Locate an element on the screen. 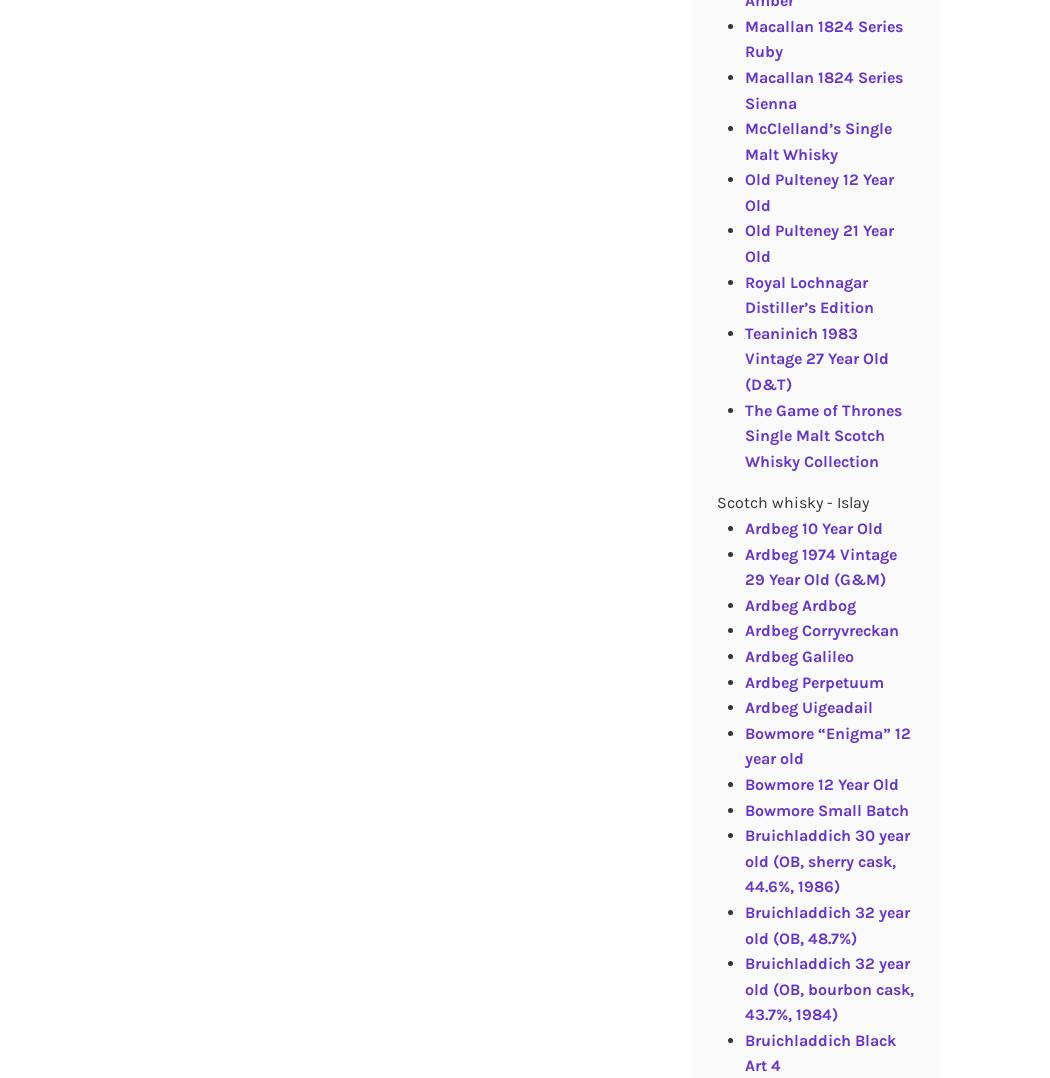  'Bruichladdich 32 year old (OB, bourbon cask, 43.7%, 1984)' is located at coordinates (828, 988).